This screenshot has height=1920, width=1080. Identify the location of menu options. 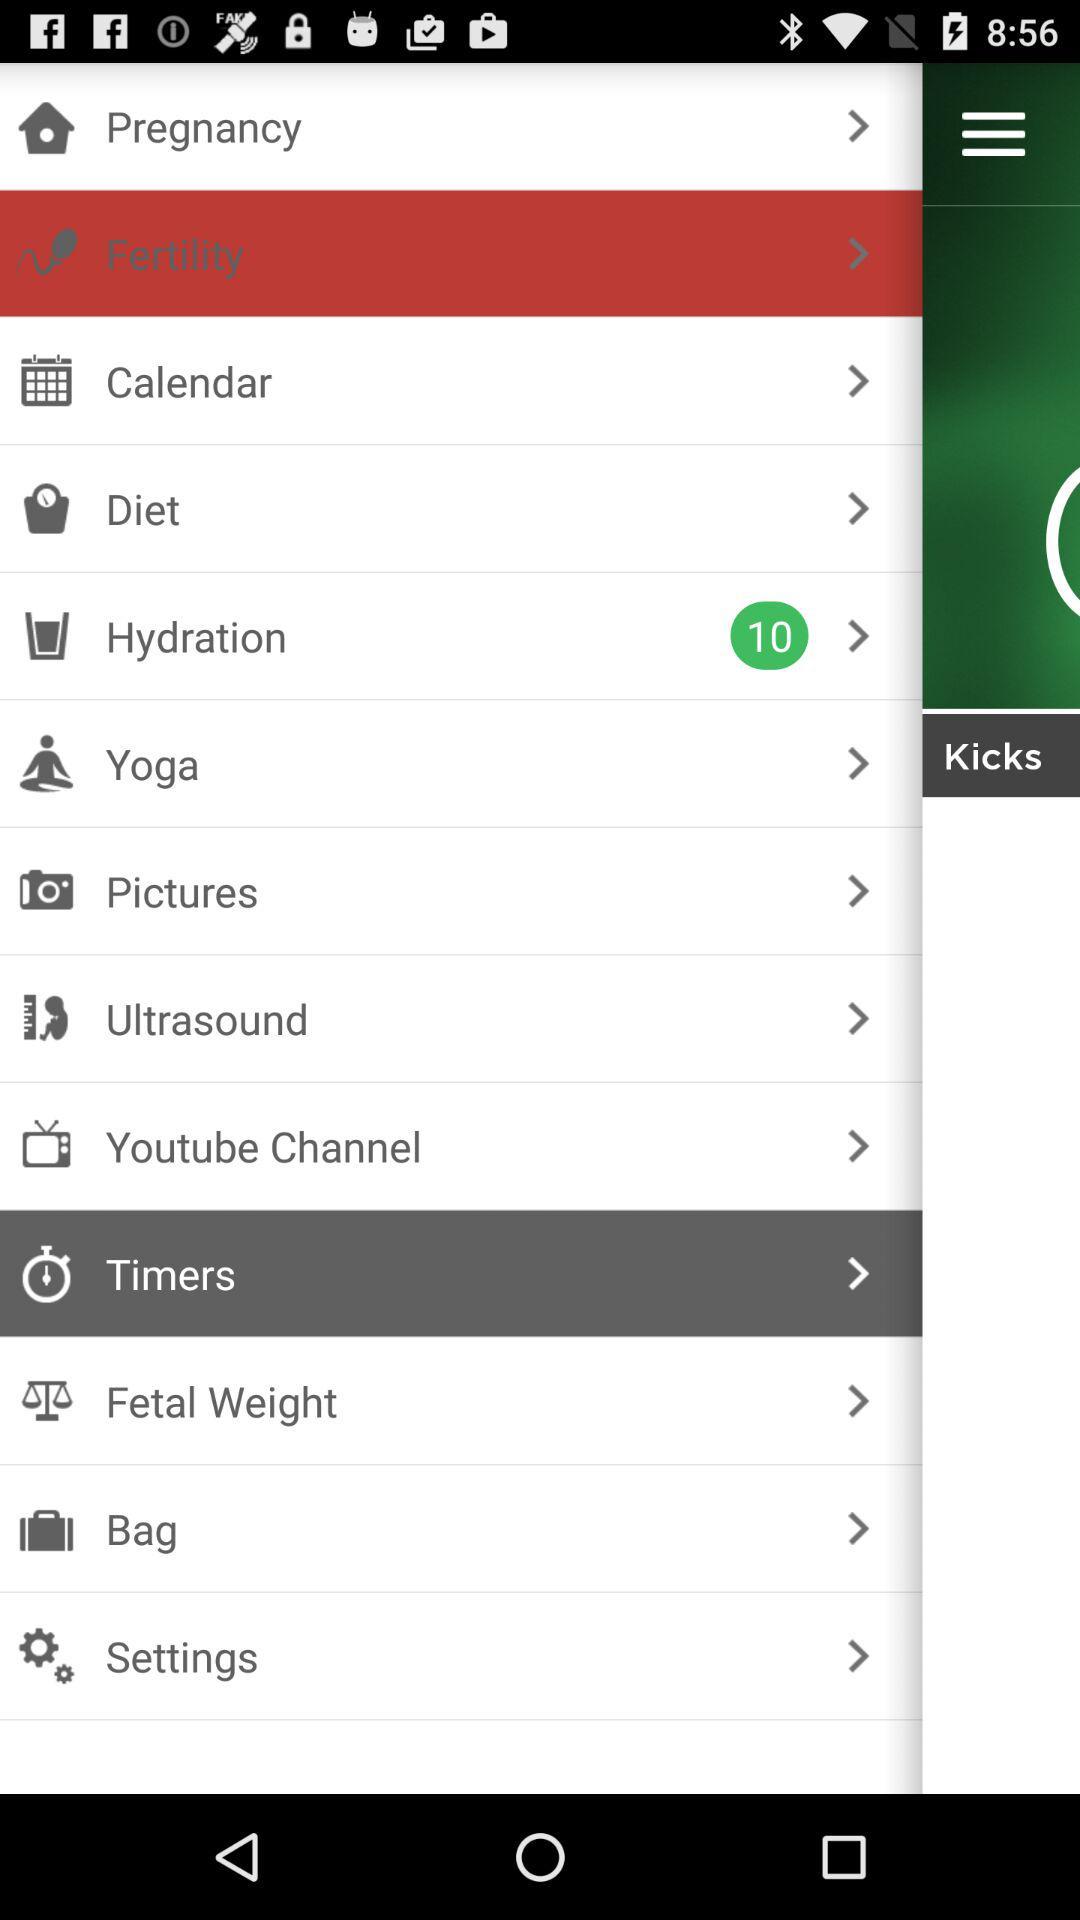
(993, 133).